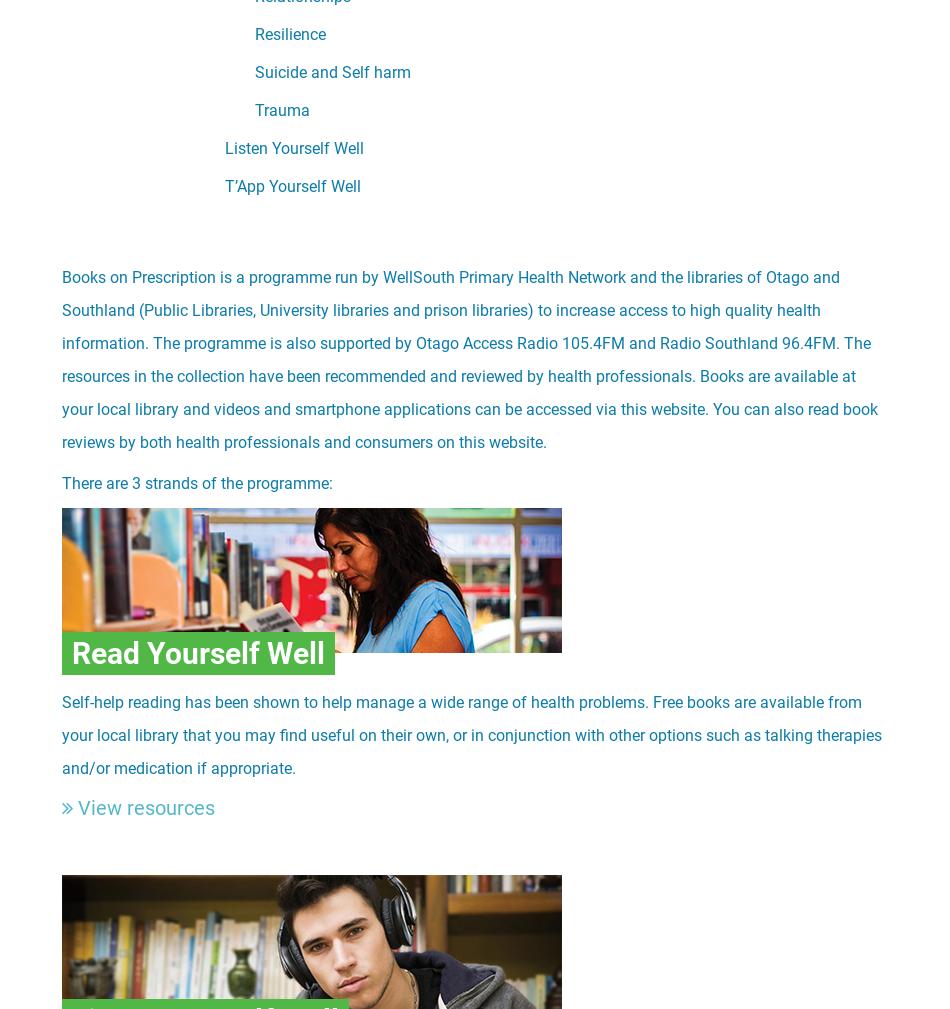  Describe the element at coordinates (197, 653) in the screenshot. I see `'Read Yourself Well'` at that location.